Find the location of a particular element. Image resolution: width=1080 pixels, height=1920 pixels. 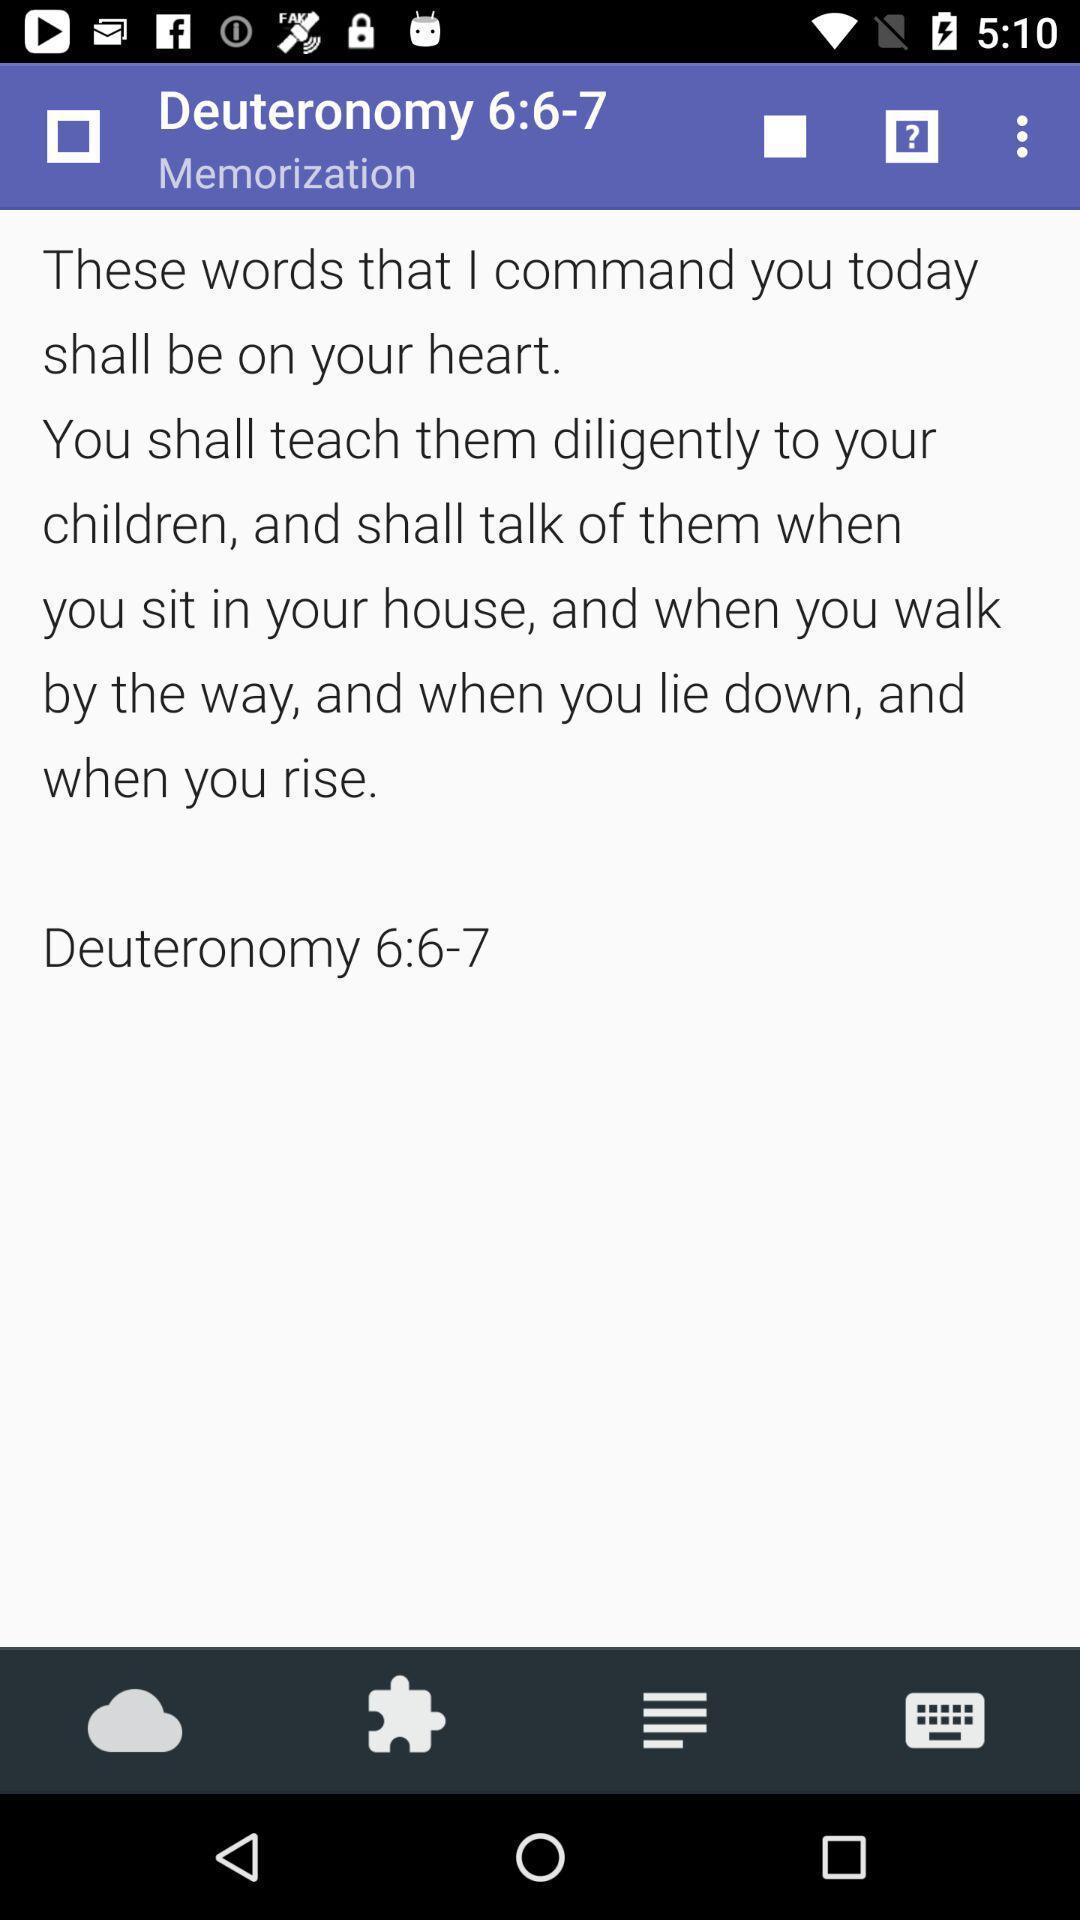

square box is located at coordinates (784, 136).